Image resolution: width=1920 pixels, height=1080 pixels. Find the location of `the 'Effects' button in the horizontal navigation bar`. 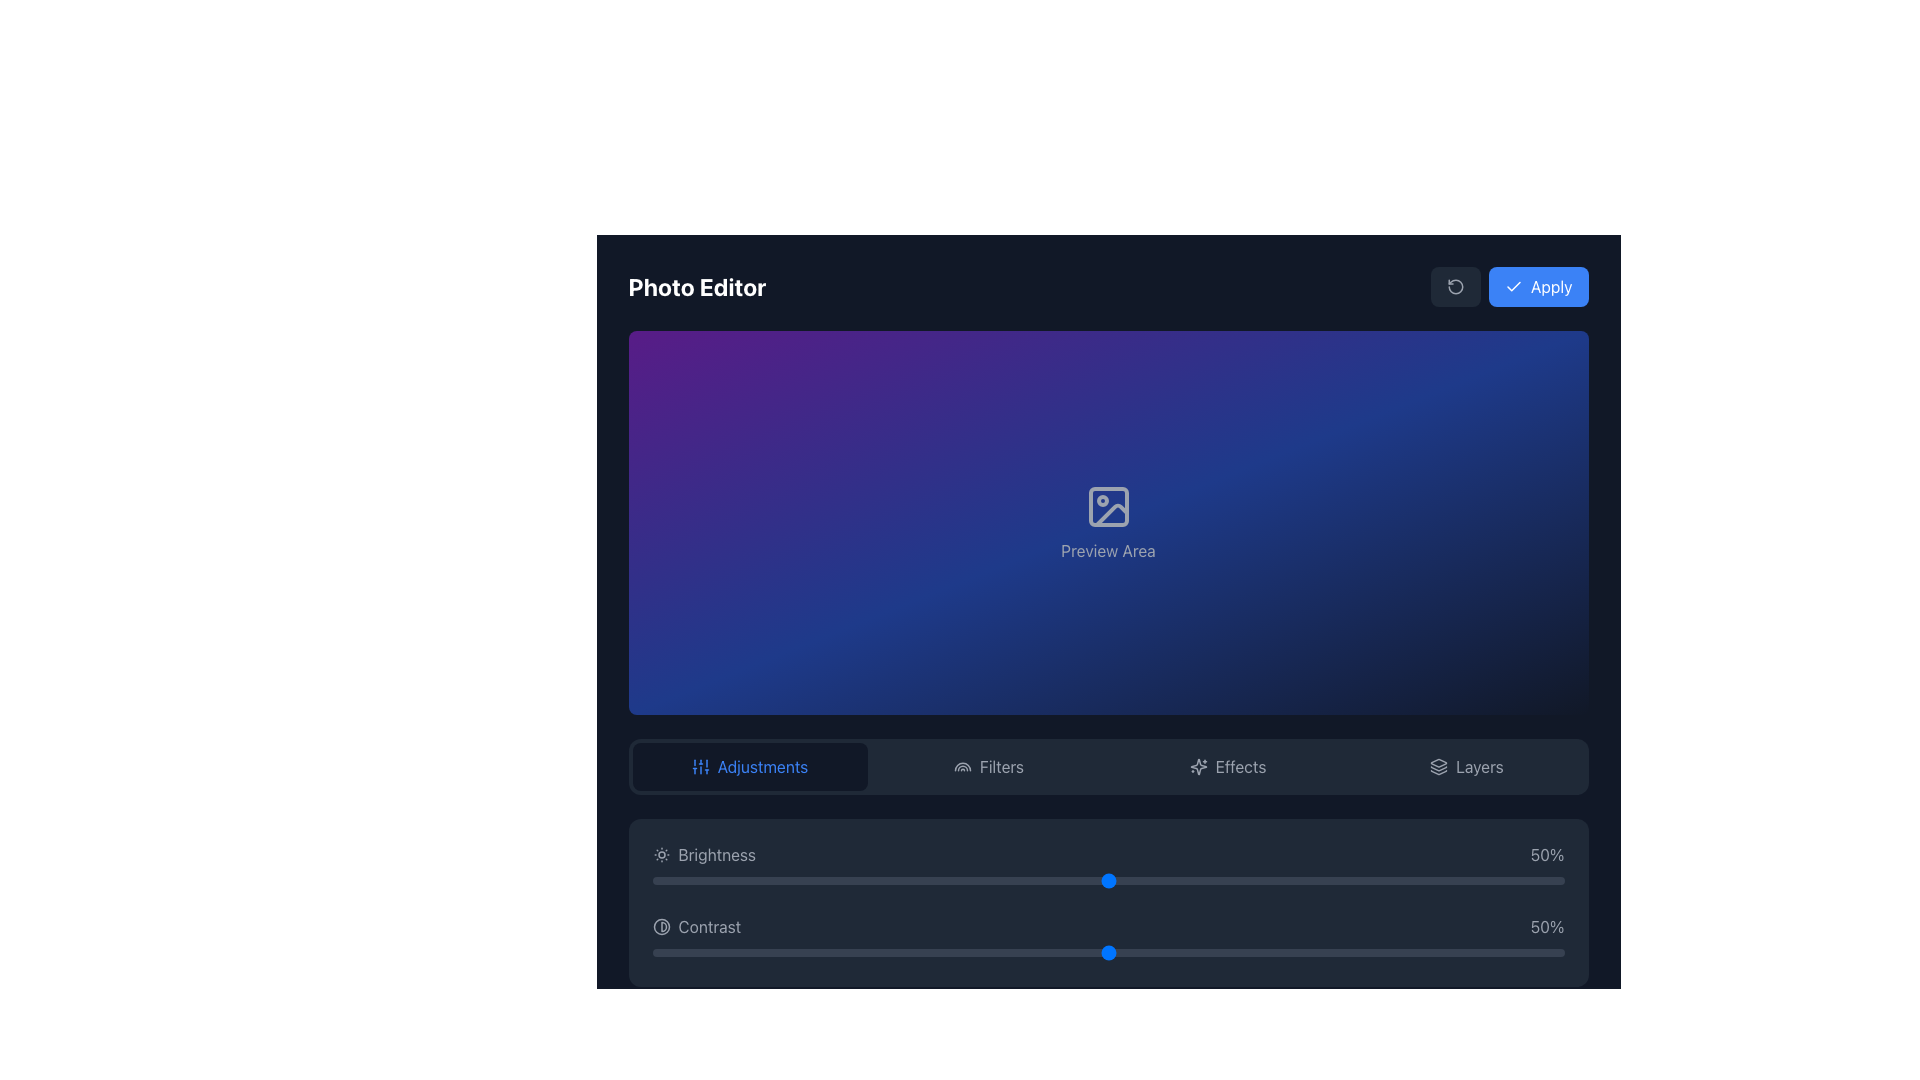

the 'Effects' button in the horizontal navigation bar is located at coordinates (1227, 766).